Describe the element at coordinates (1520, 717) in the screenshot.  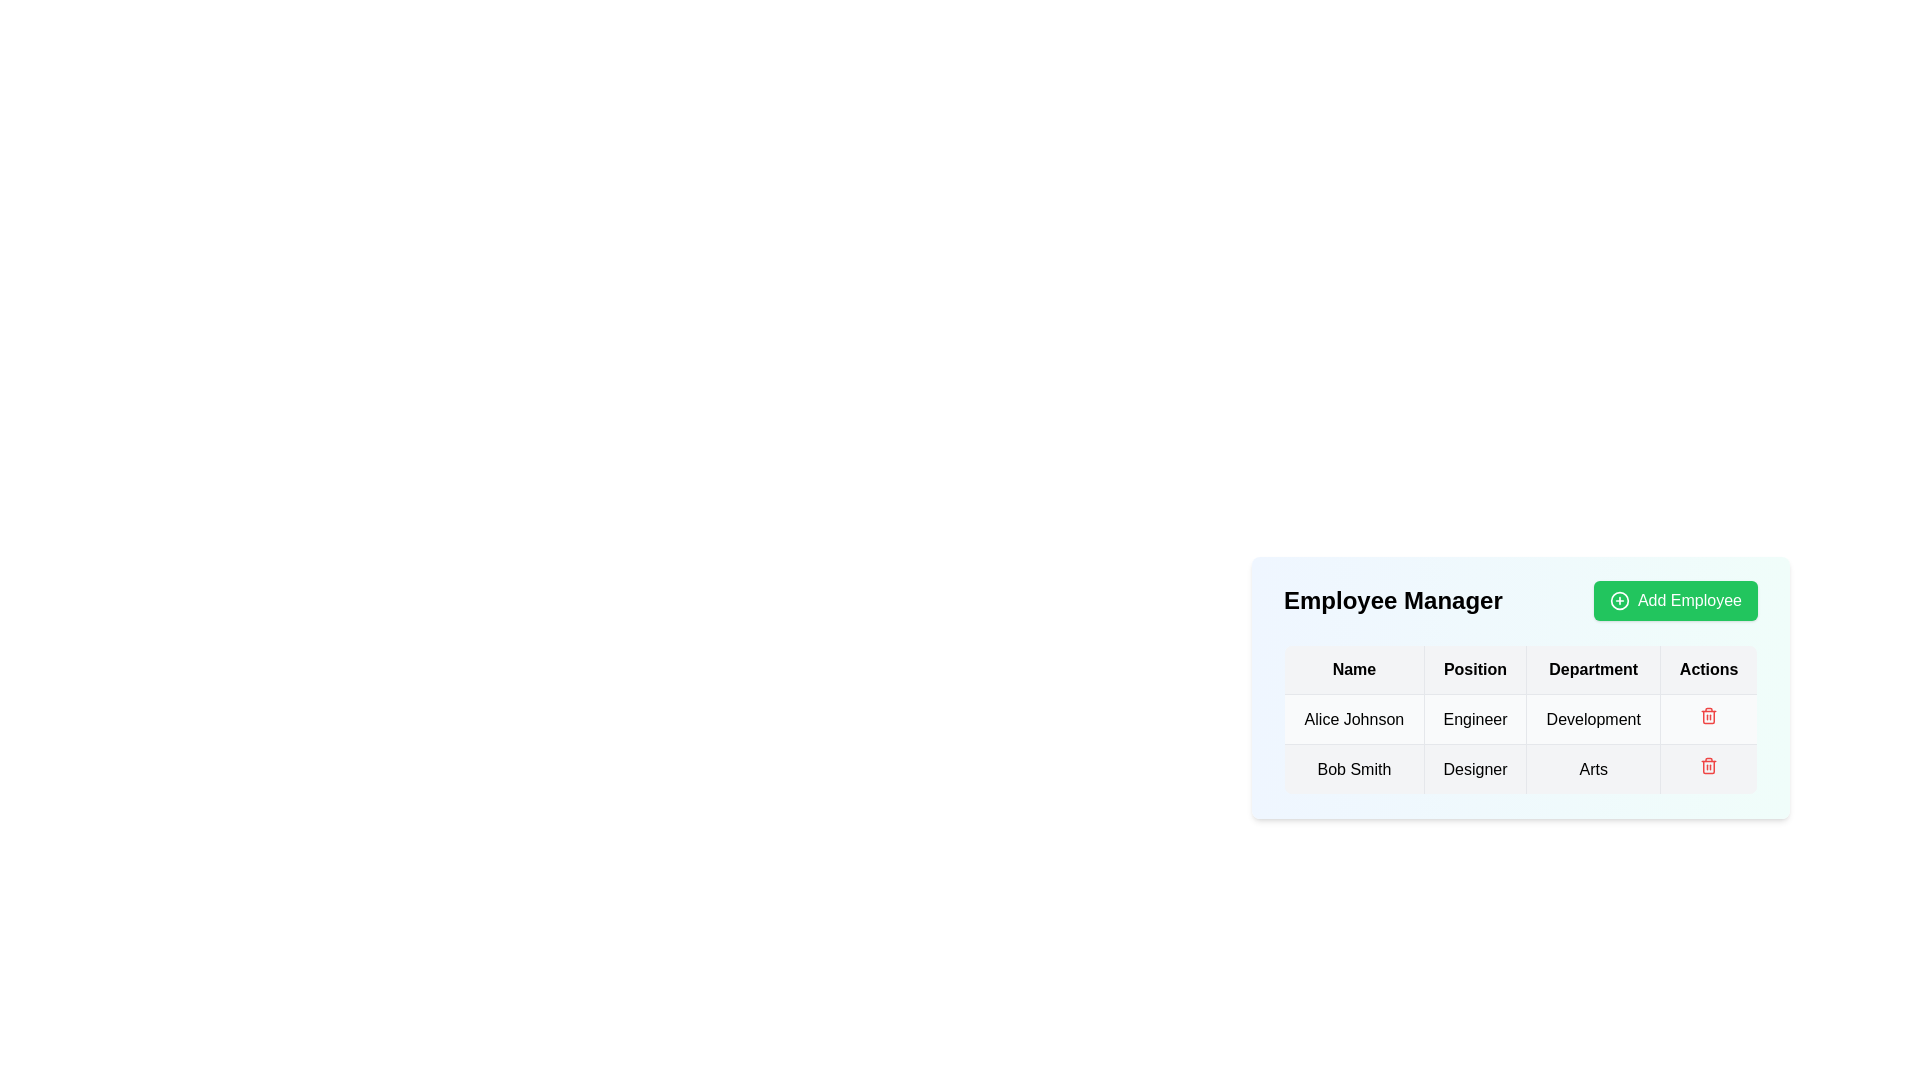
I see `the first row of the table displaying 'Alice Johnson', 'Engineer', and 'Development', which includes a red trash bin icon` at that location.